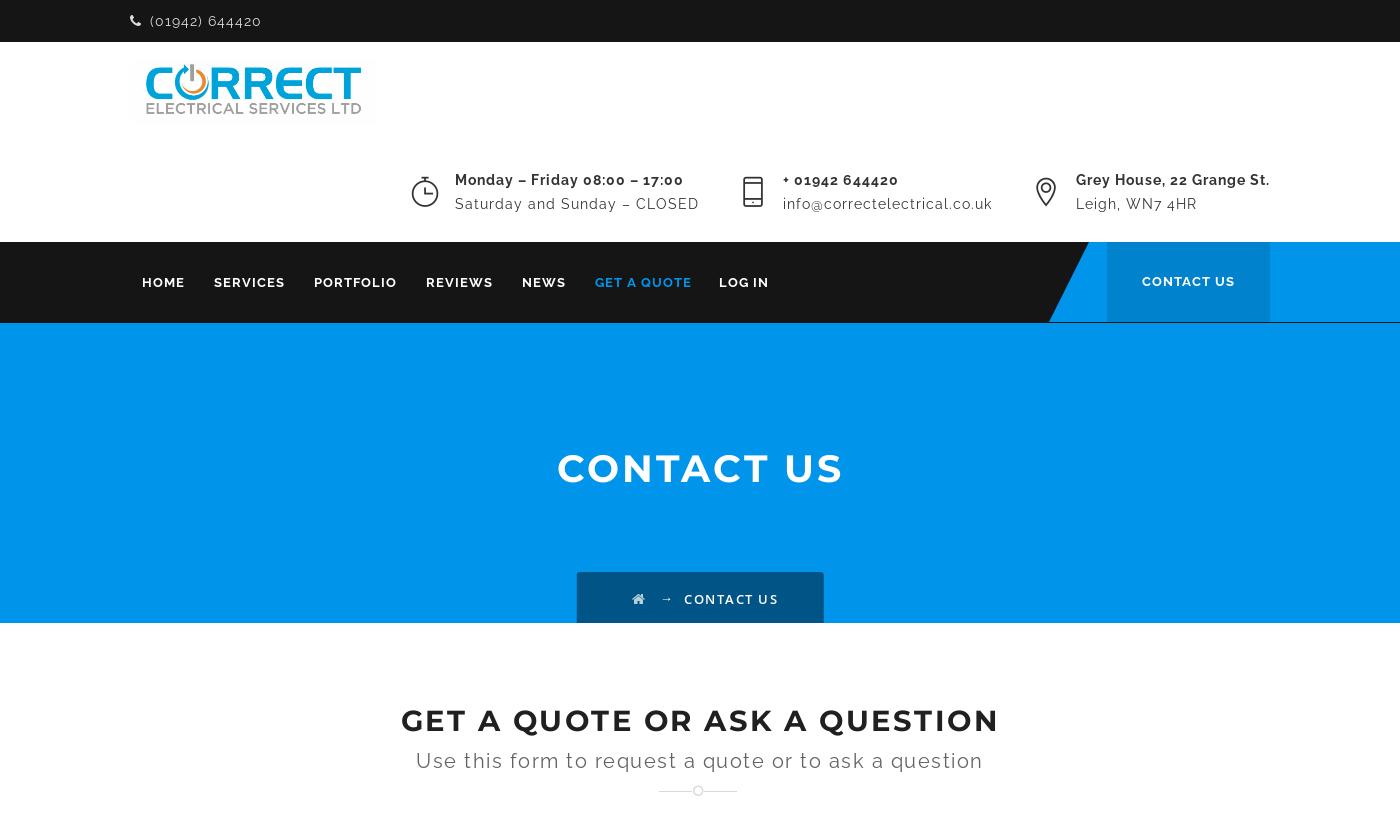  I want to click on 'Use this form to request a quote or to ask a question', so click(415, 760).